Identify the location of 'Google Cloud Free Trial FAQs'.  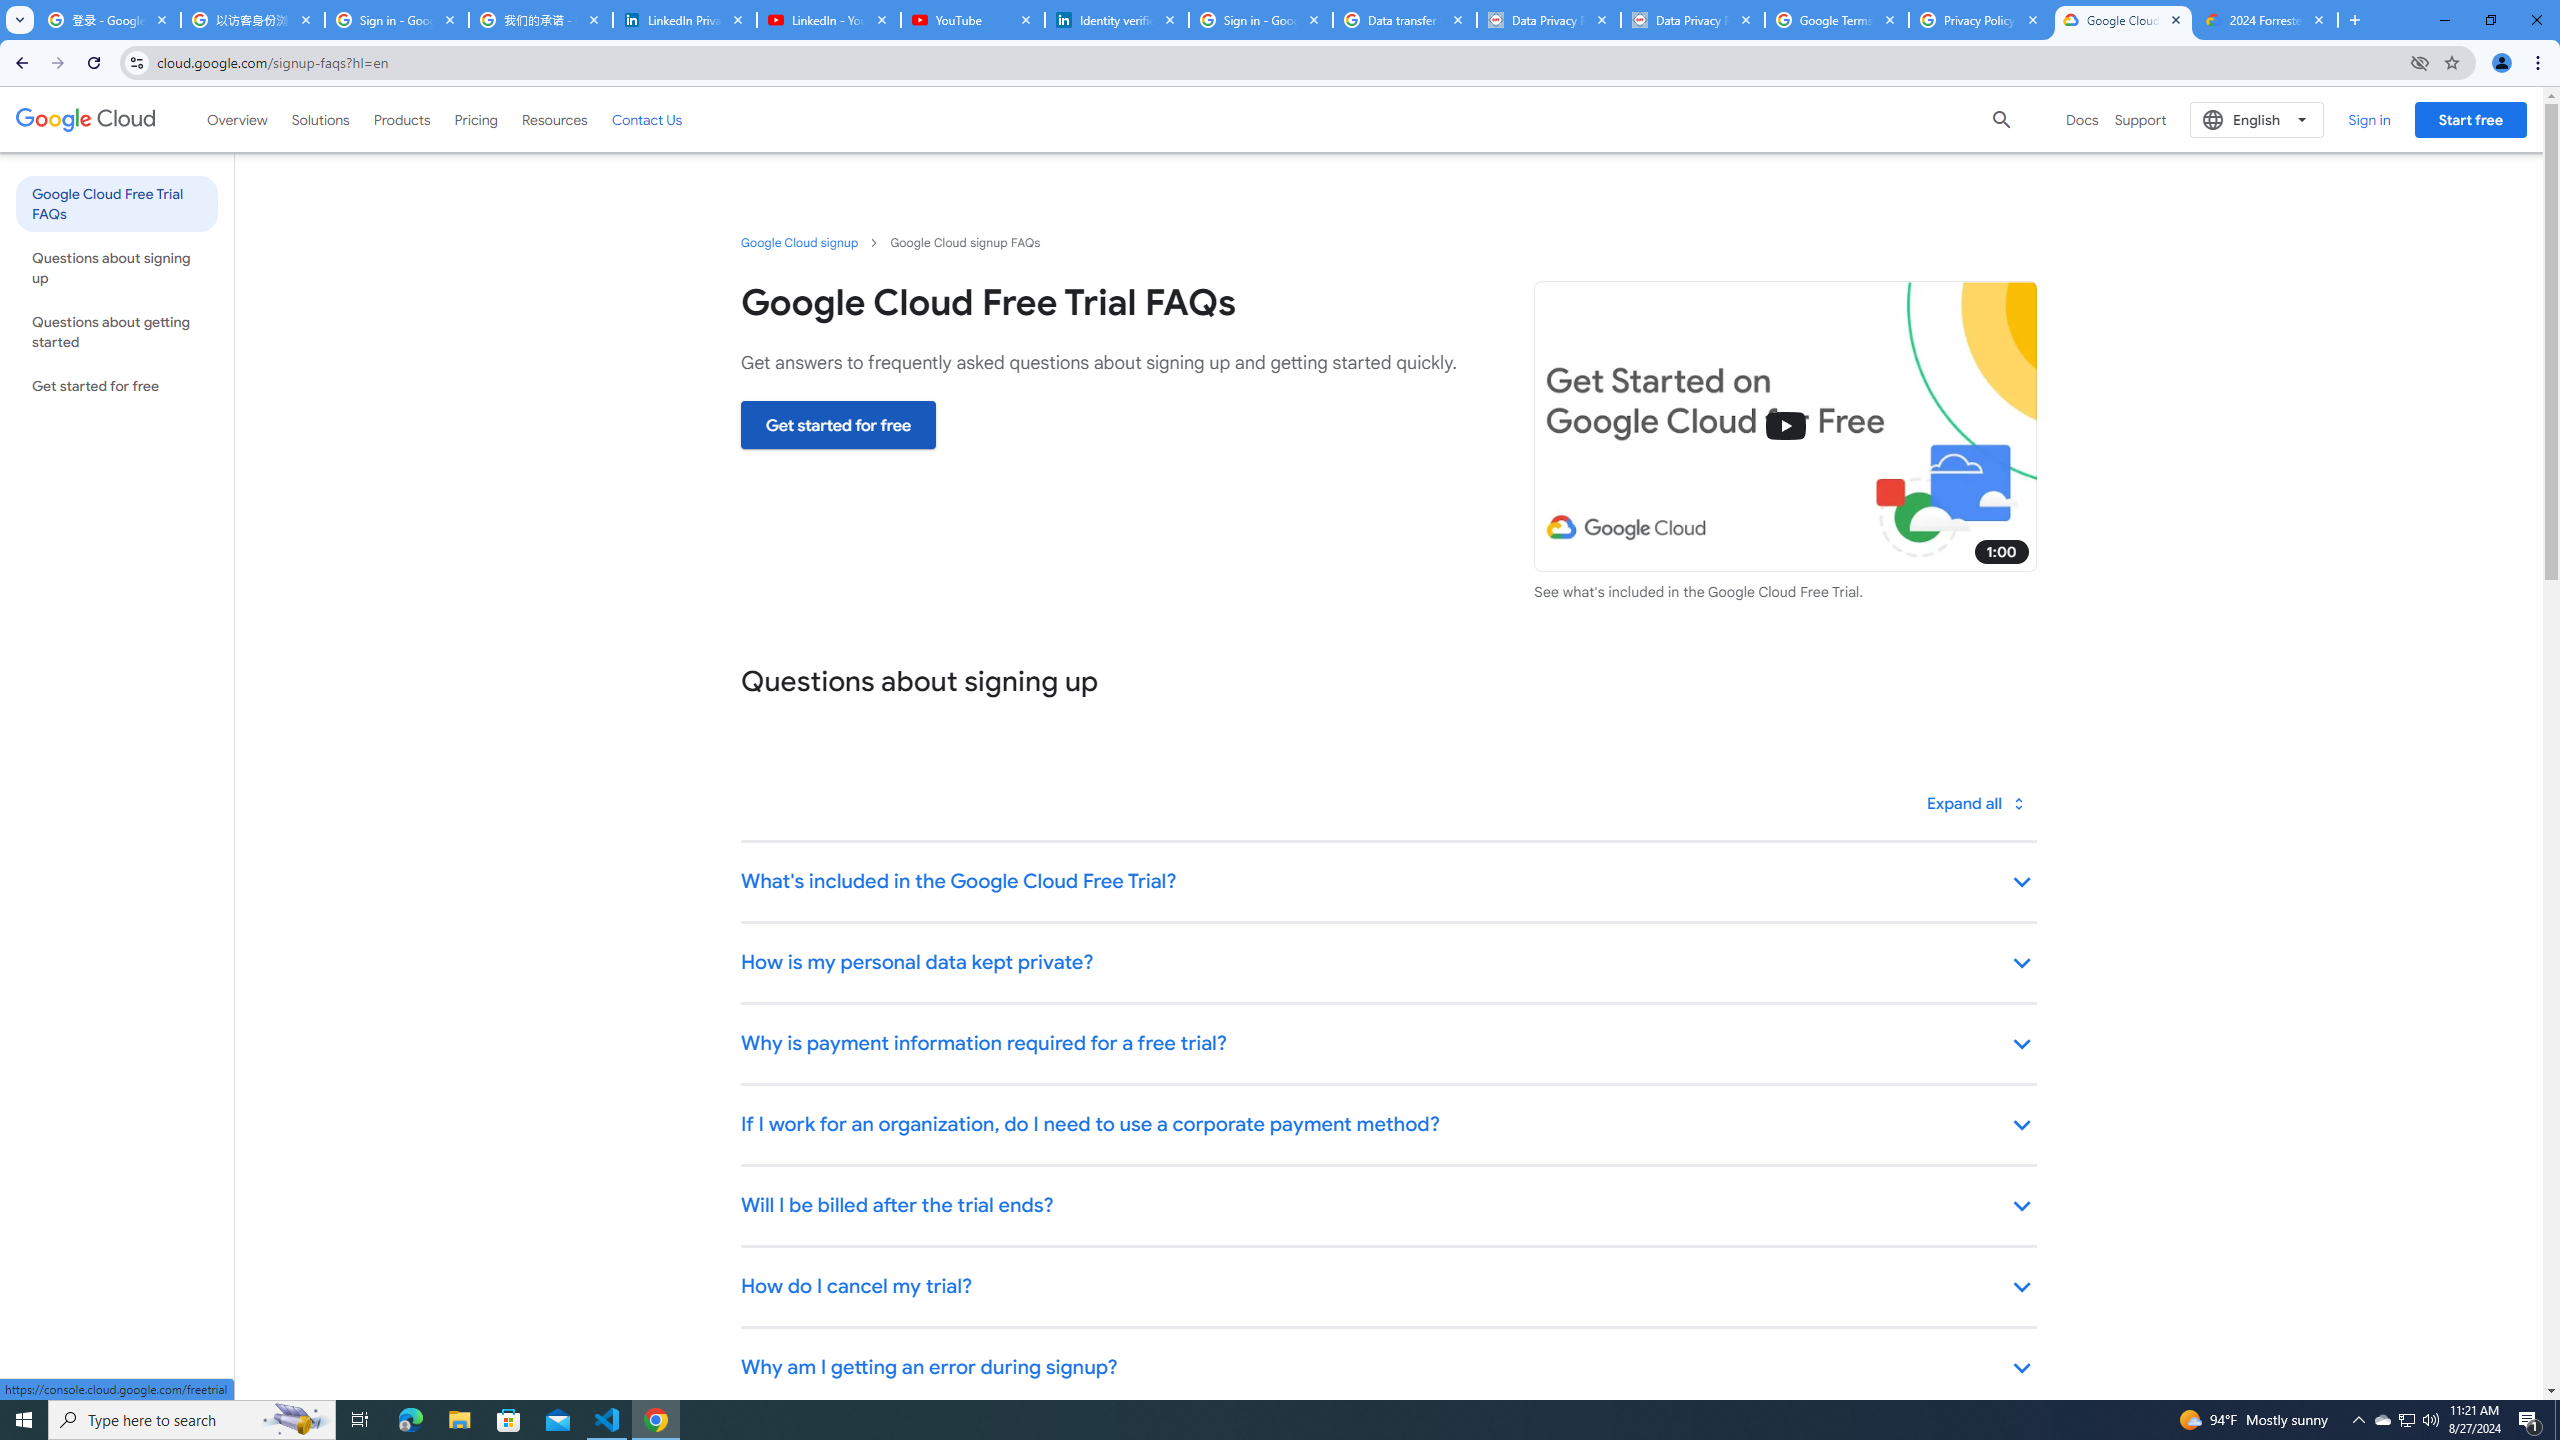
(115, 202).